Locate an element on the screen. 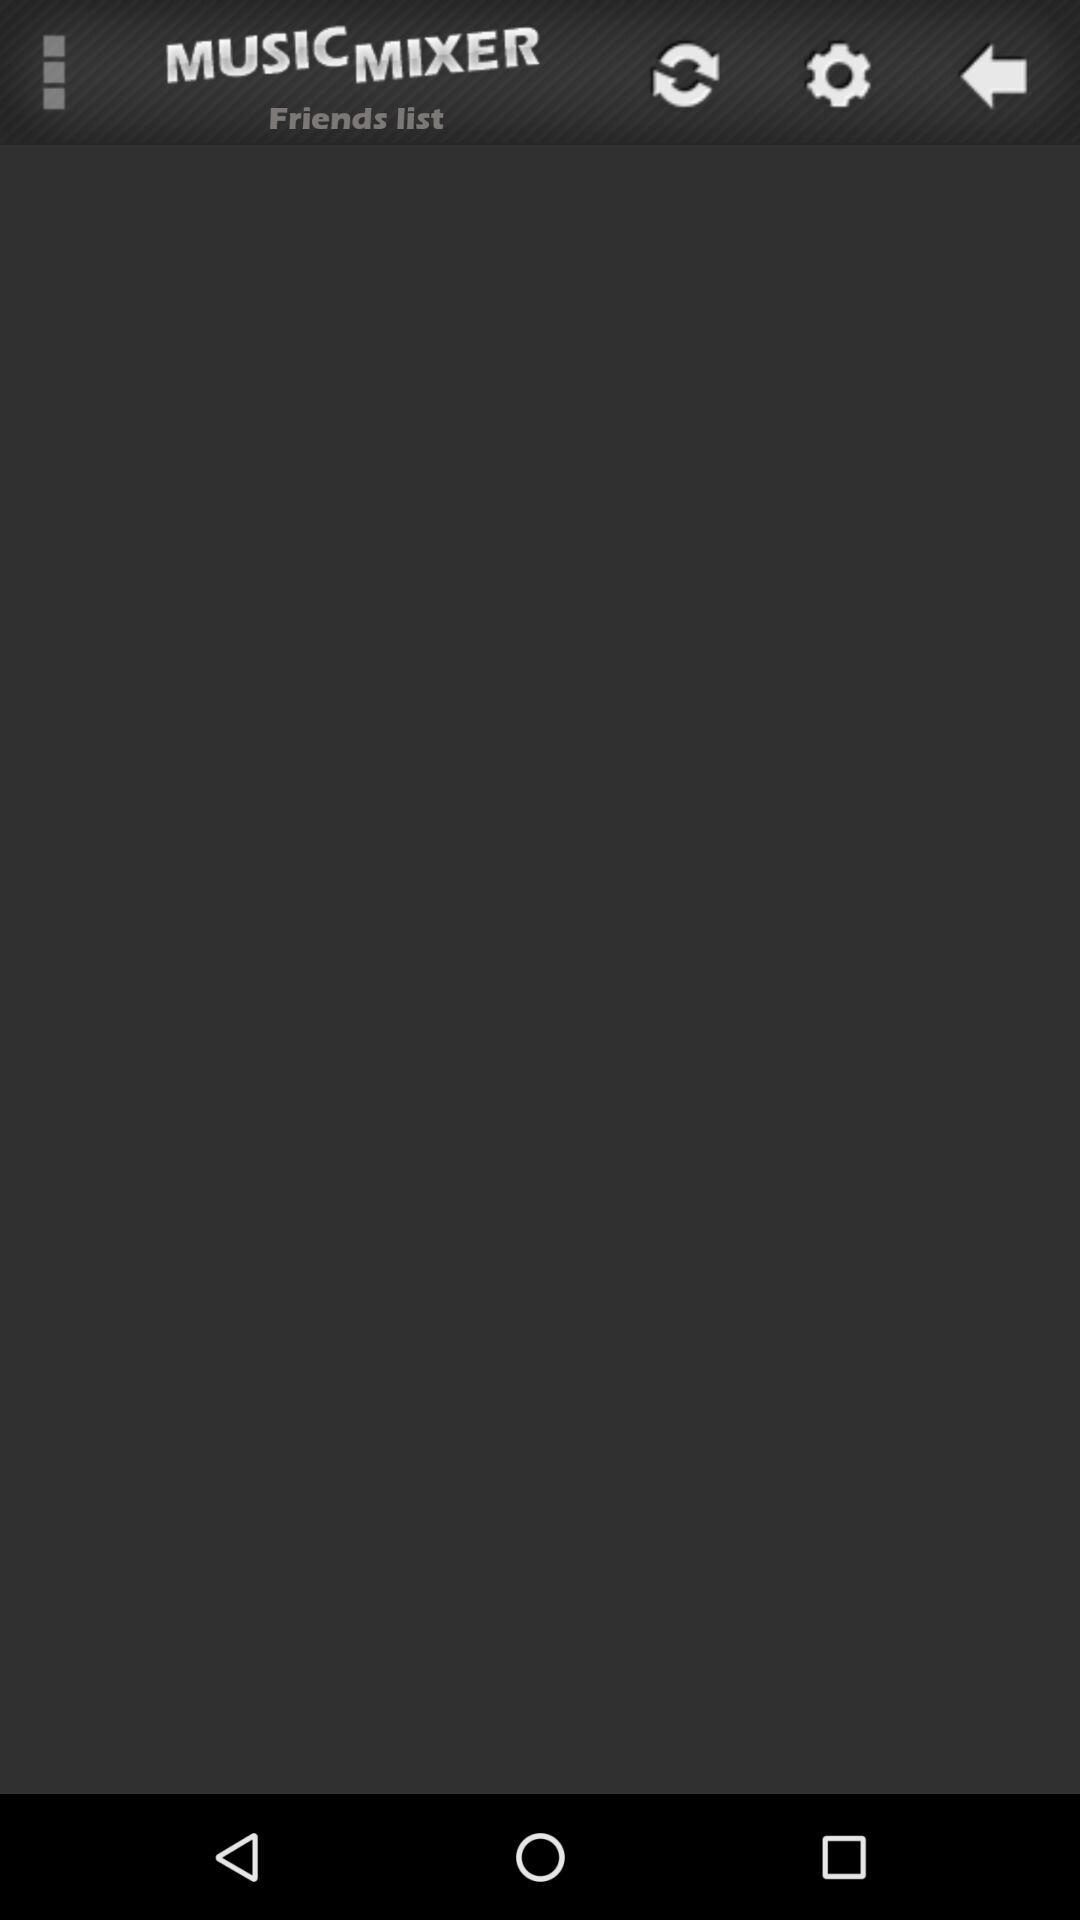 This screenshot has width=1080, height=1920. refresh is located at coordinates (681, 72).